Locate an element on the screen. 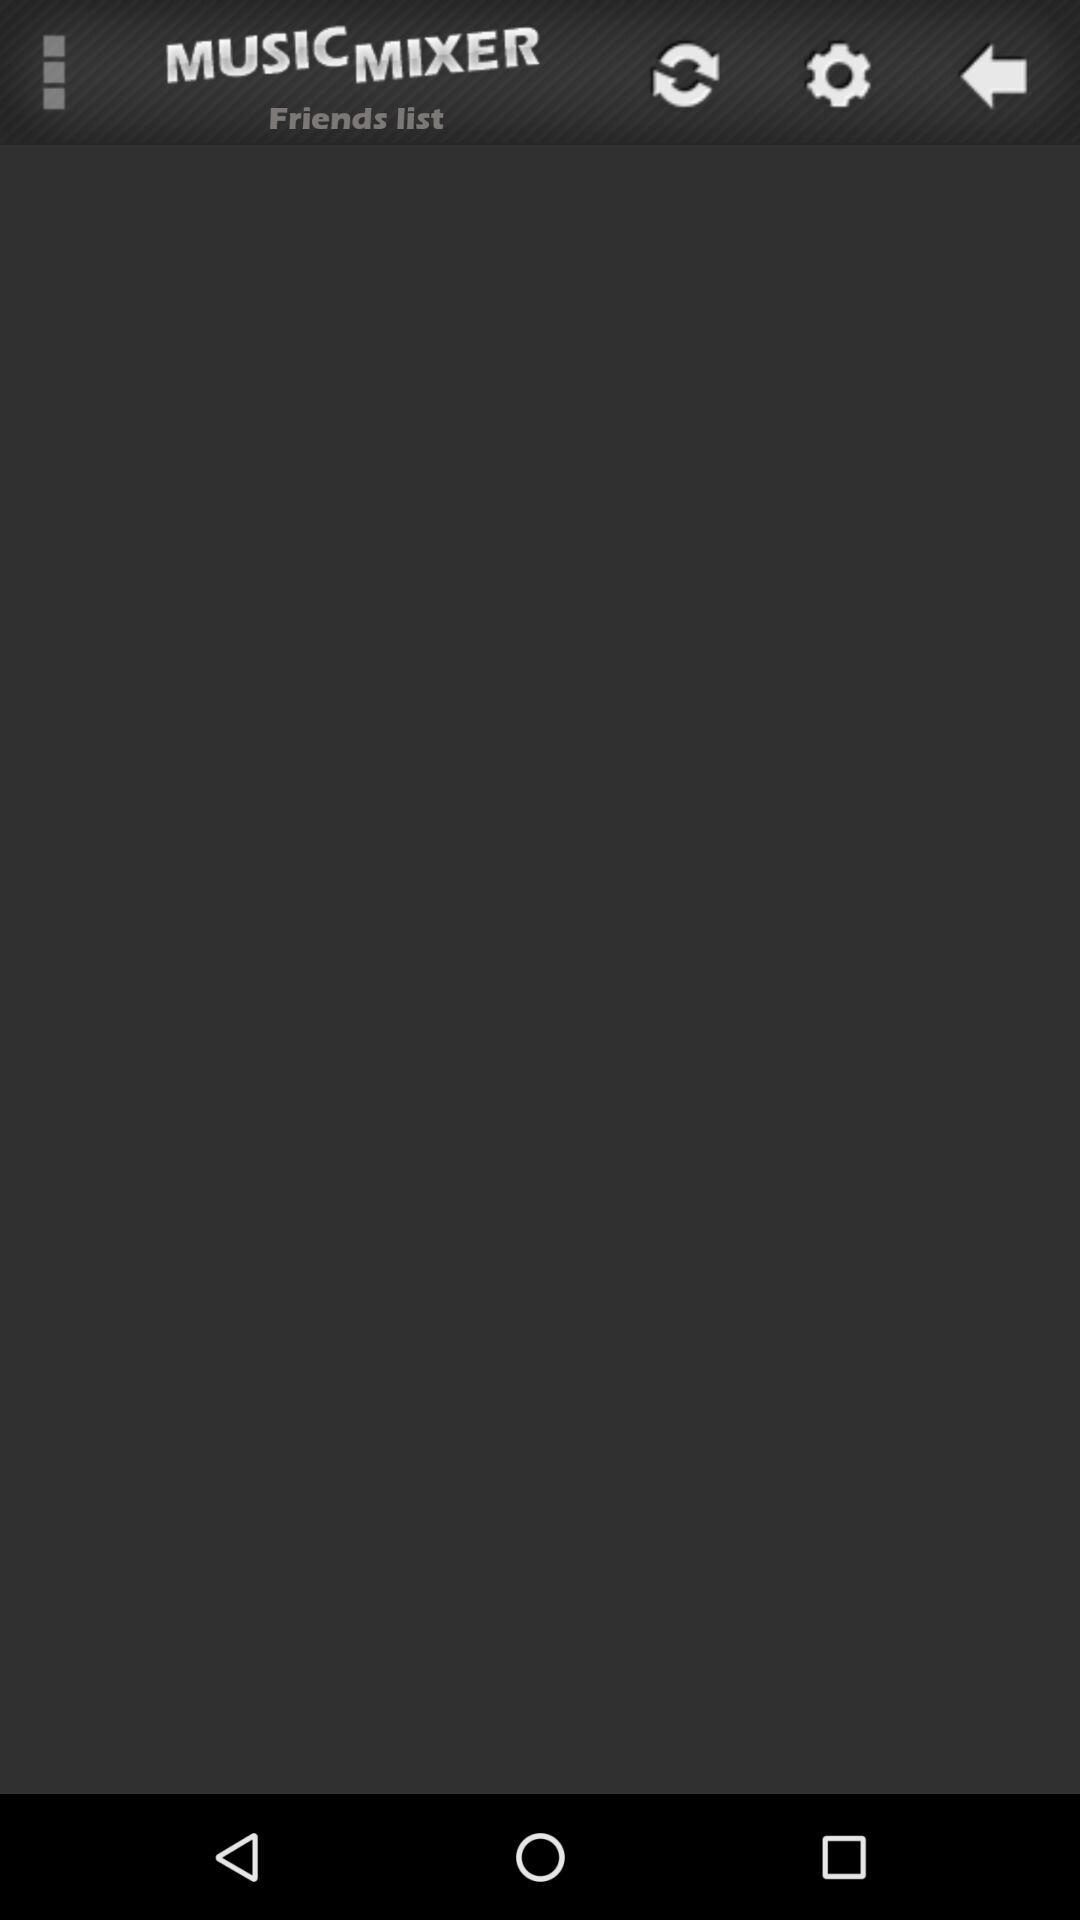 This screenshot has width=1080, height=1920. refresh is located at coordinates (681, 72).